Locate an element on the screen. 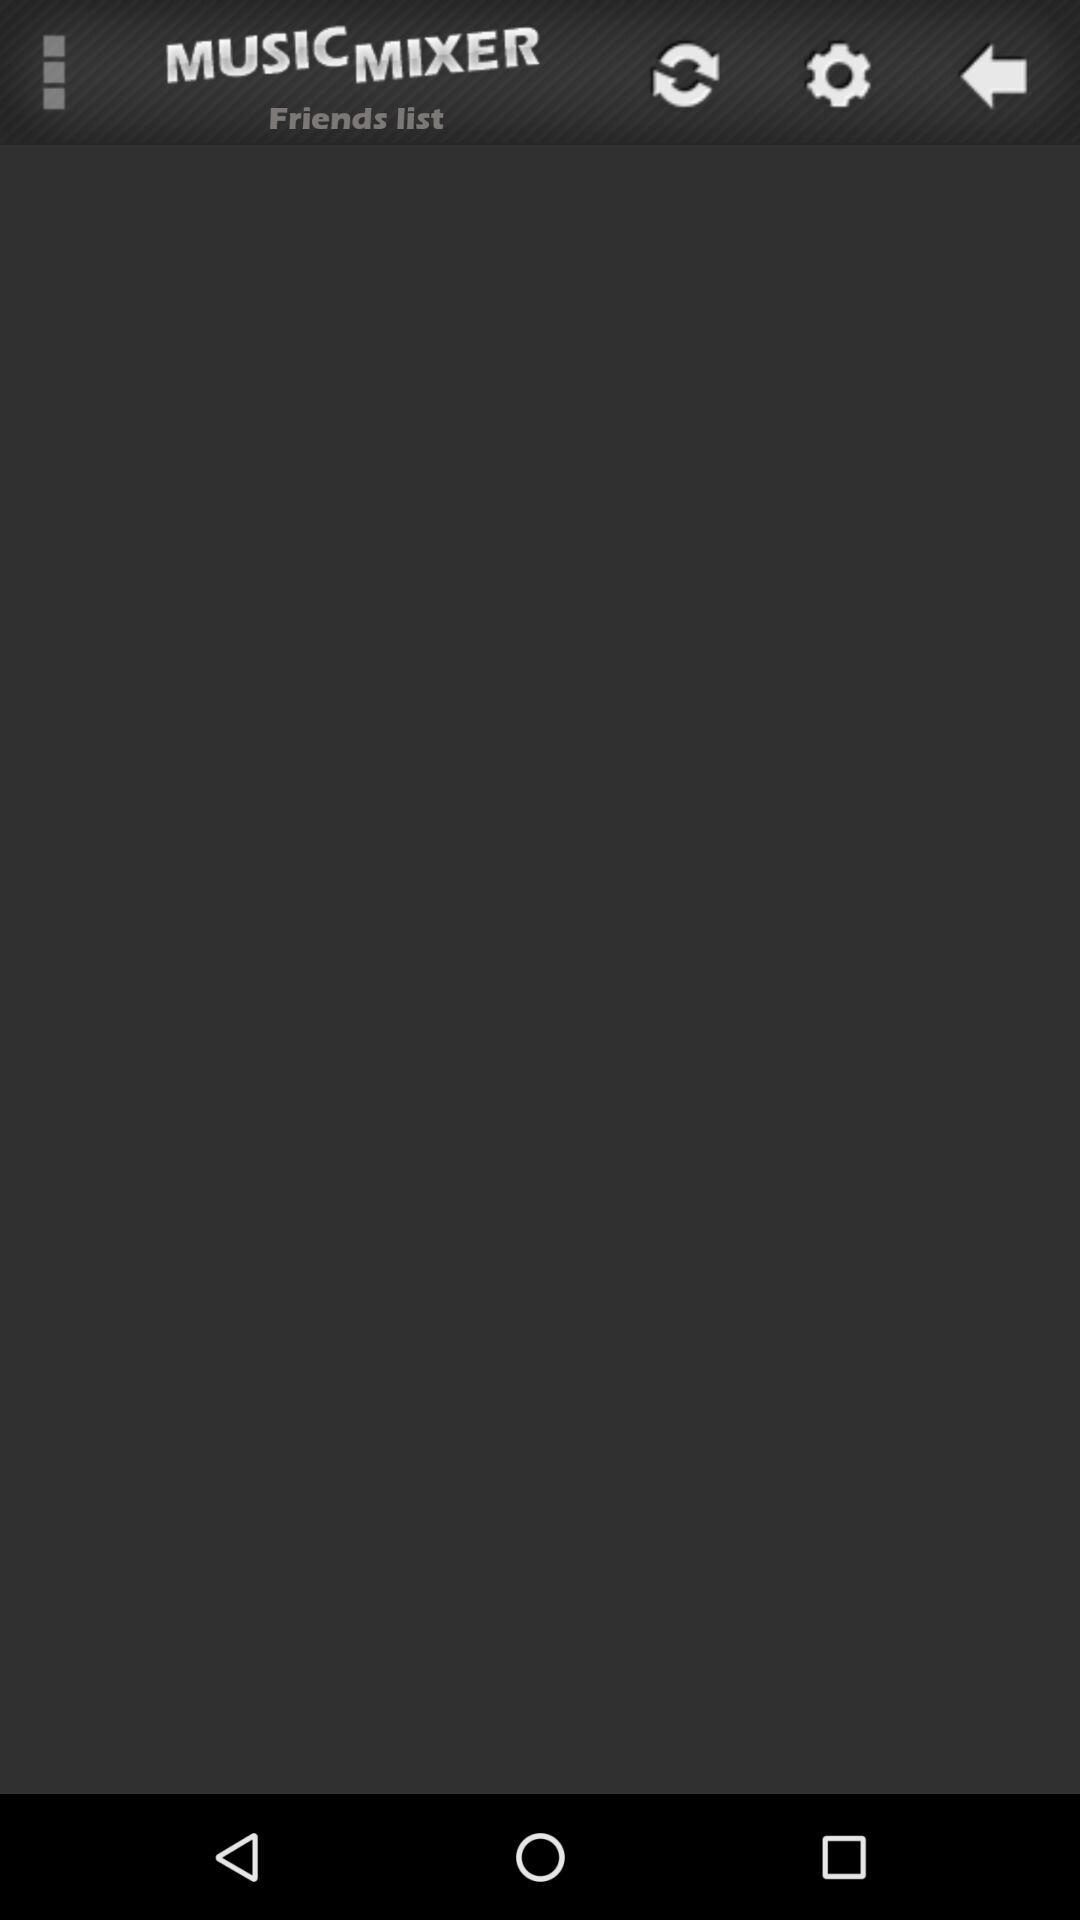 This screenshot has width=1080, height=1920. refresh is located at coordinates (681, 72).